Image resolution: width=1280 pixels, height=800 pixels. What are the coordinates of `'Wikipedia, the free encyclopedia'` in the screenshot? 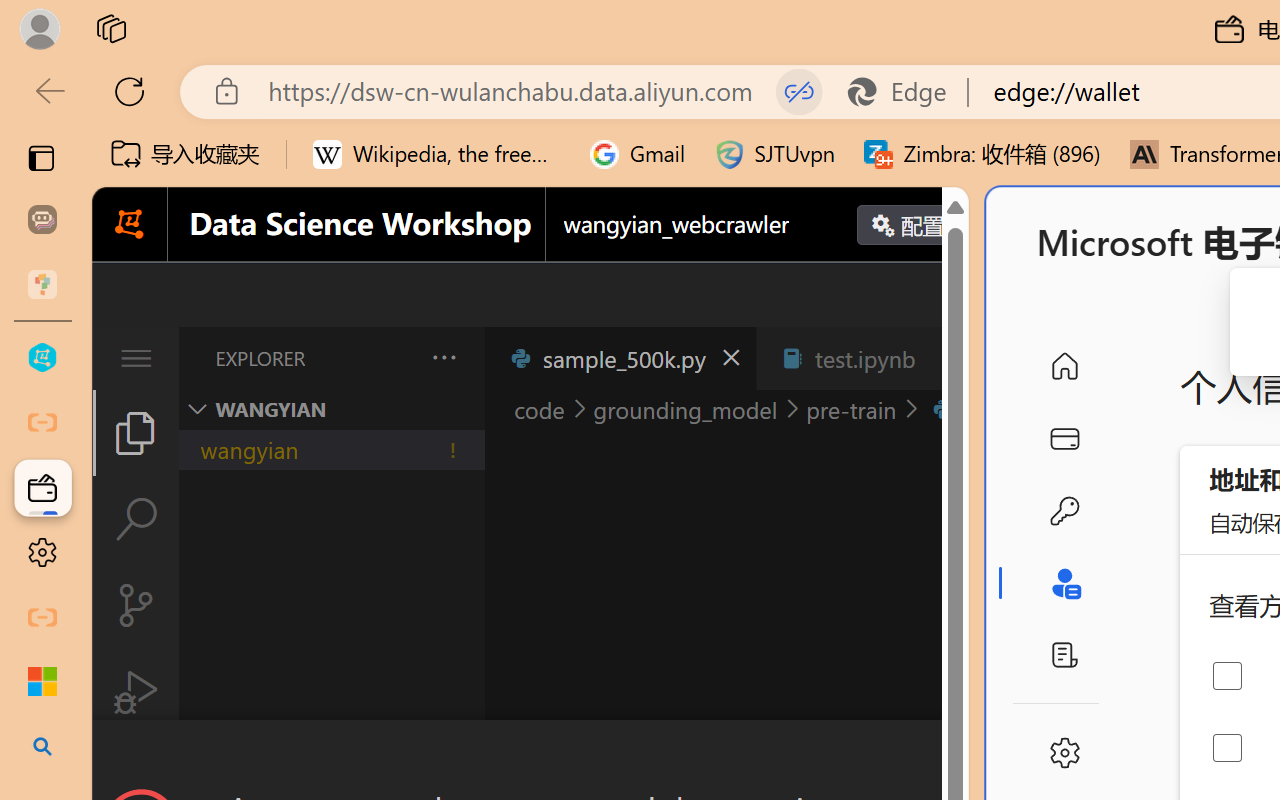 It's located at (436, 154).